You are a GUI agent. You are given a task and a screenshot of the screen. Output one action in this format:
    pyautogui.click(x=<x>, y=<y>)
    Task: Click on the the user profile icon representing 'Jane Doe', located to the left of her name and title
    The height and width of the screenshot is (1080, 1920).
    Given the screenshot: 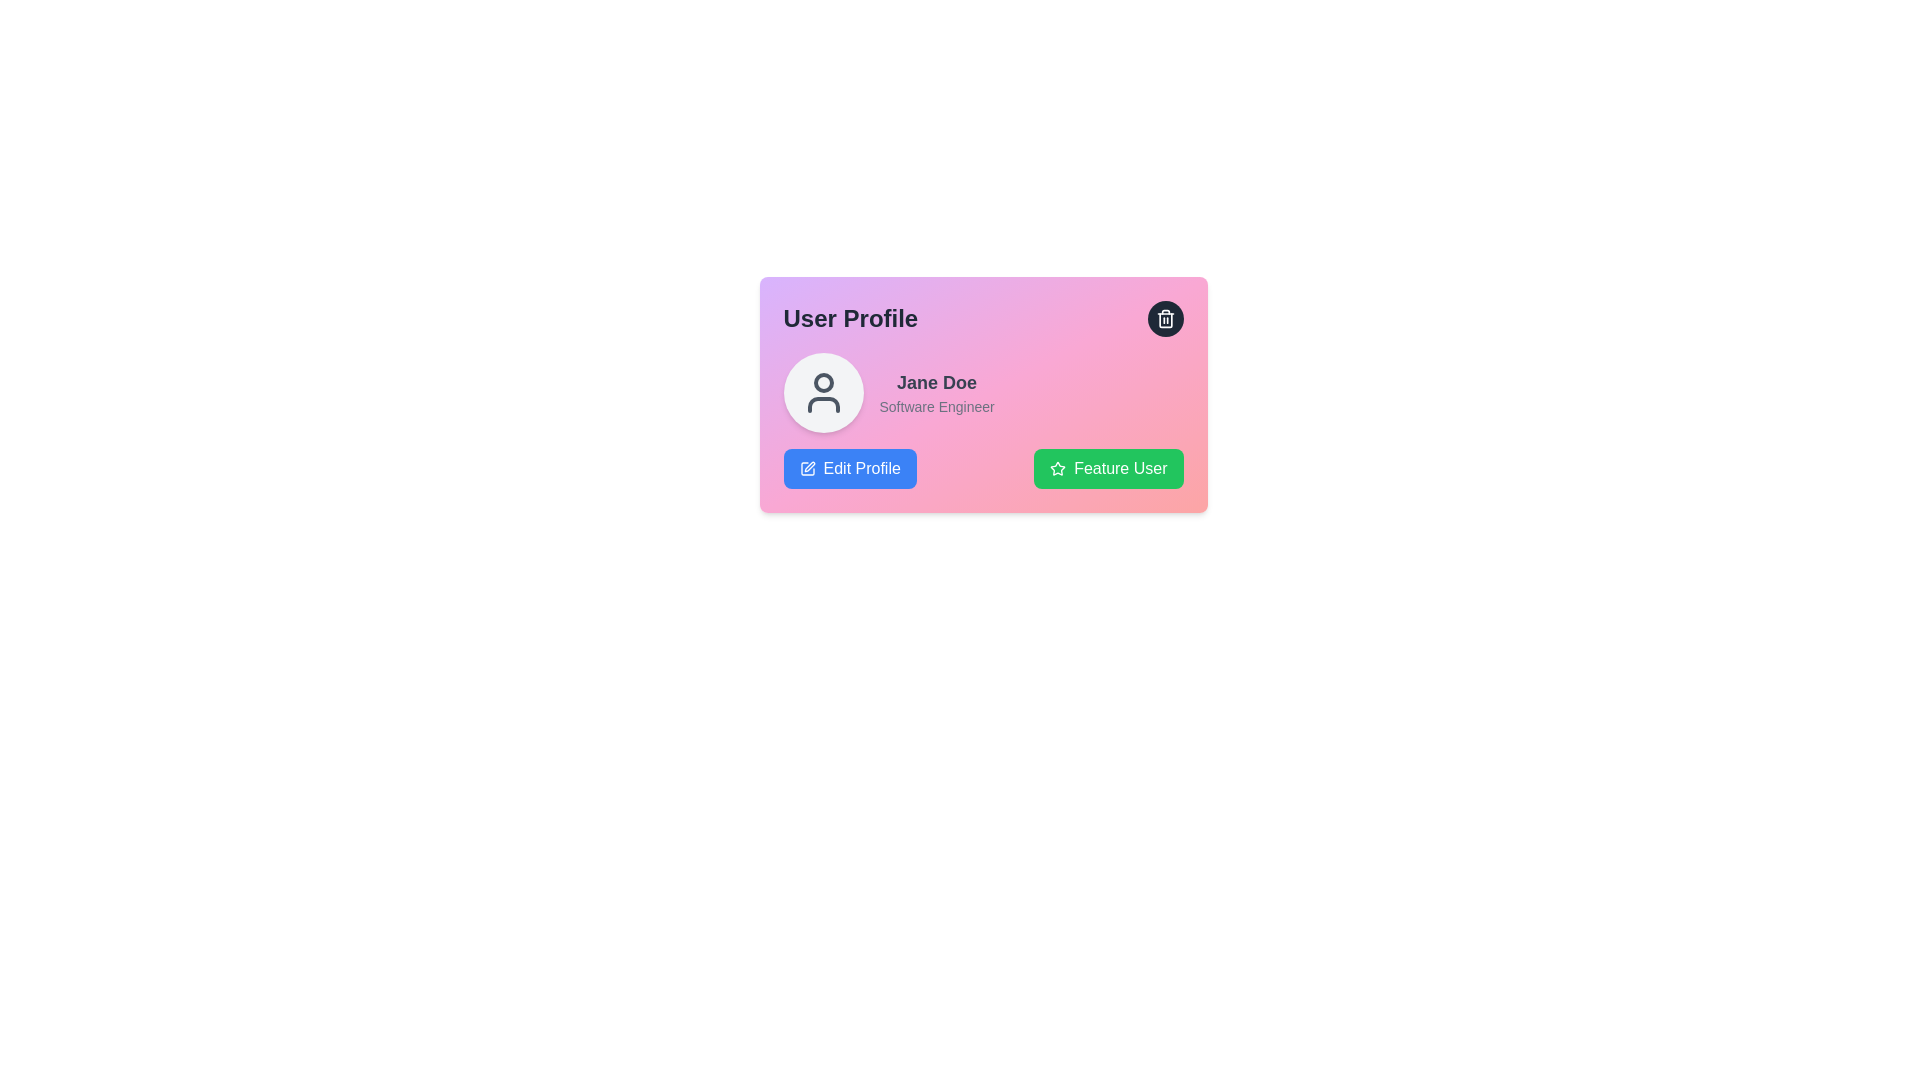 What is the action you would take?
    pyautogui.click(x=823, y=393)
    